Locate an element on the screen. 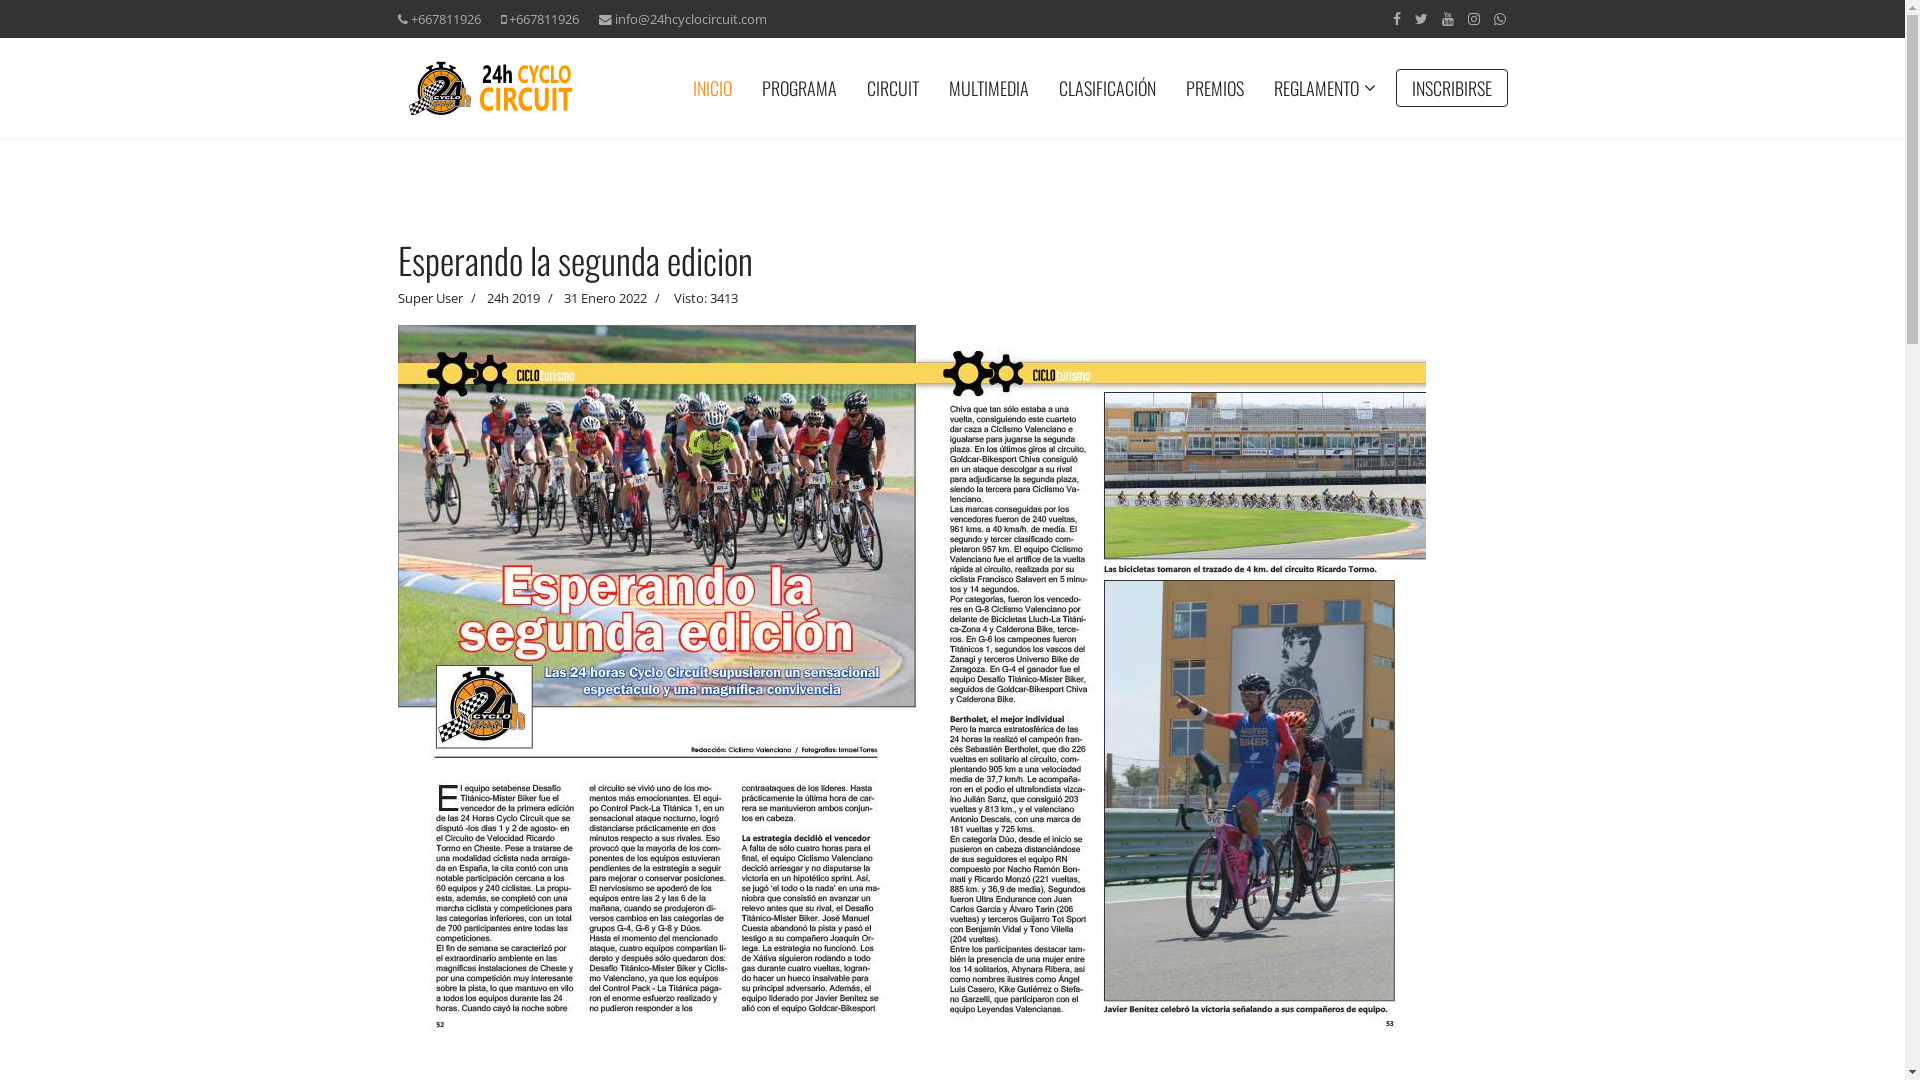  'info@24hcyclocircuit.com' is located at coordinates (690, 19).